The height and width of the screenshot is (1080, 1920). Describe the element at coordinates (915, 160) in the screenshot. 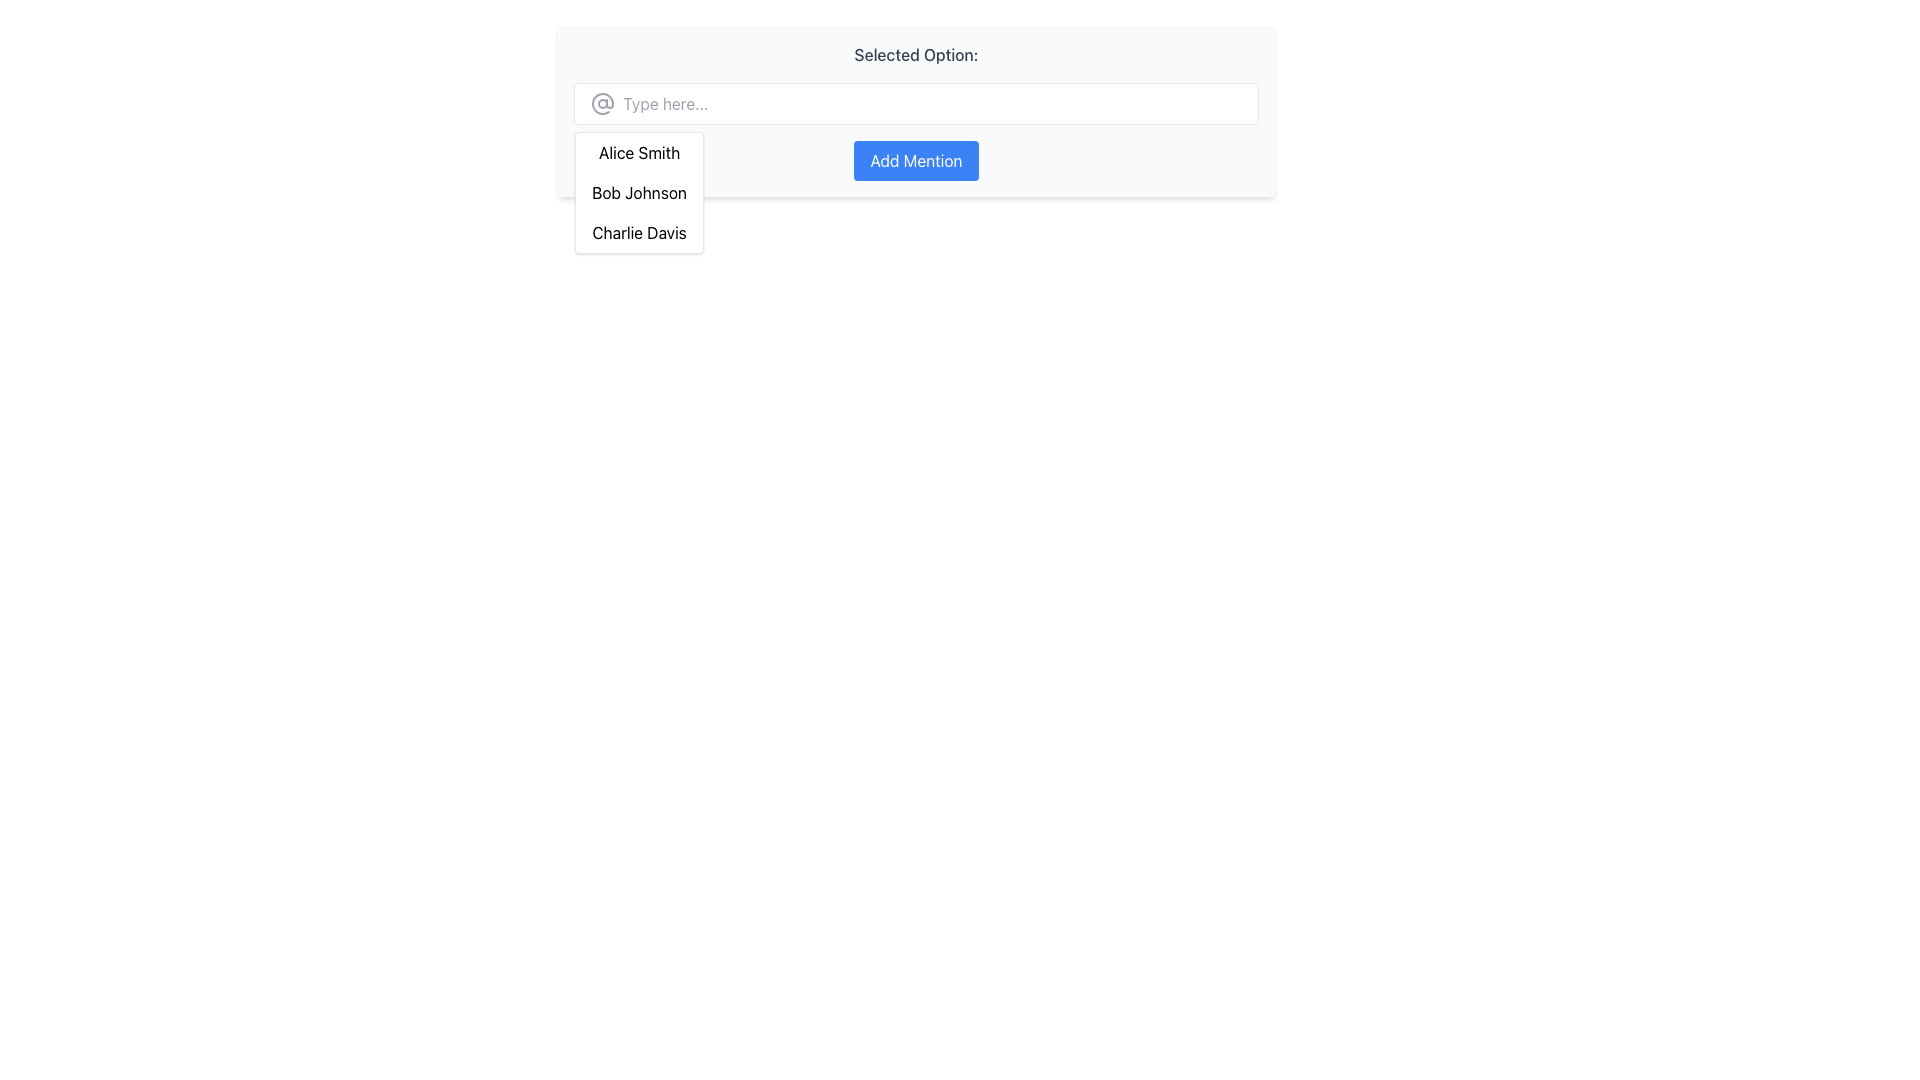

I see `the button located on the right side of the layout` at that location.